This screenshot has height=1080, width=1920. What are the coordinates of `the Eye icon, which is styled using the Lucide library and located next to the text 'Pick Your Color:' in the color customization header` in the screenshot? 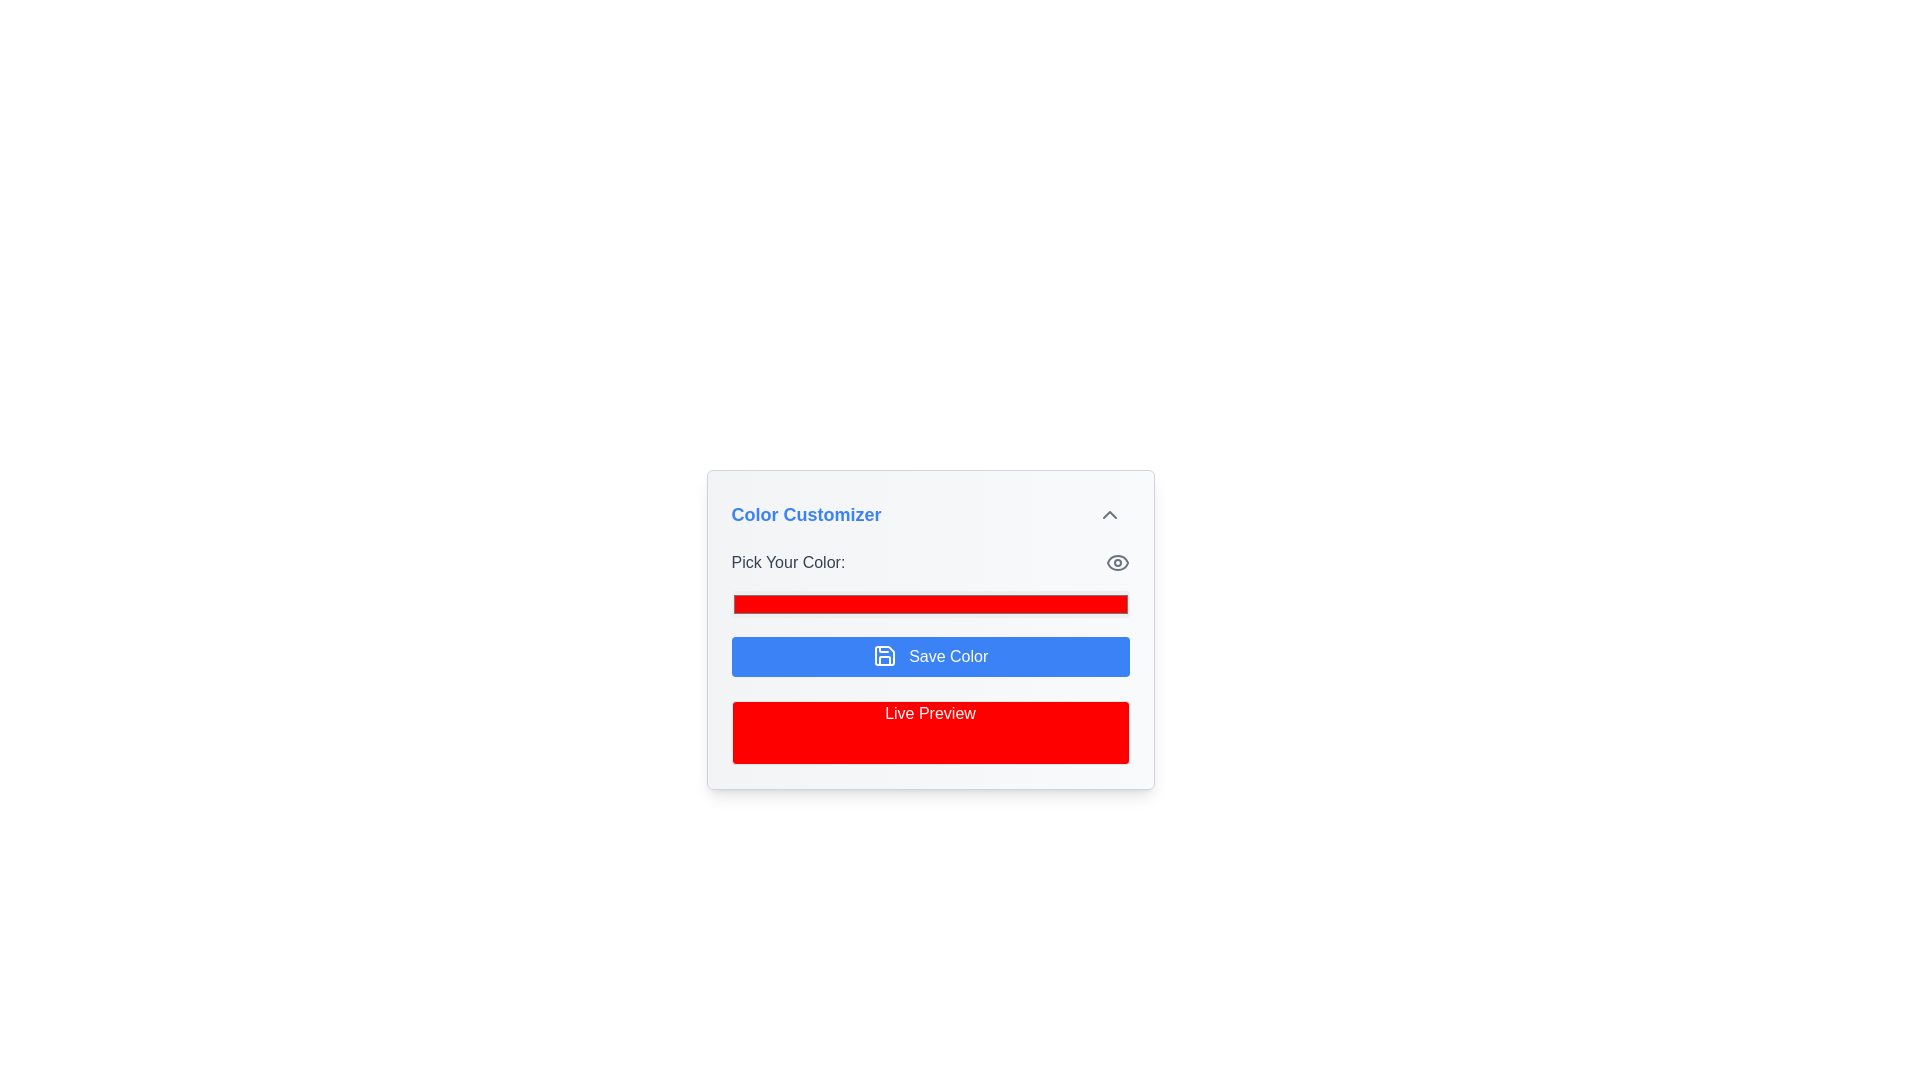 It's located at (1116, 563).